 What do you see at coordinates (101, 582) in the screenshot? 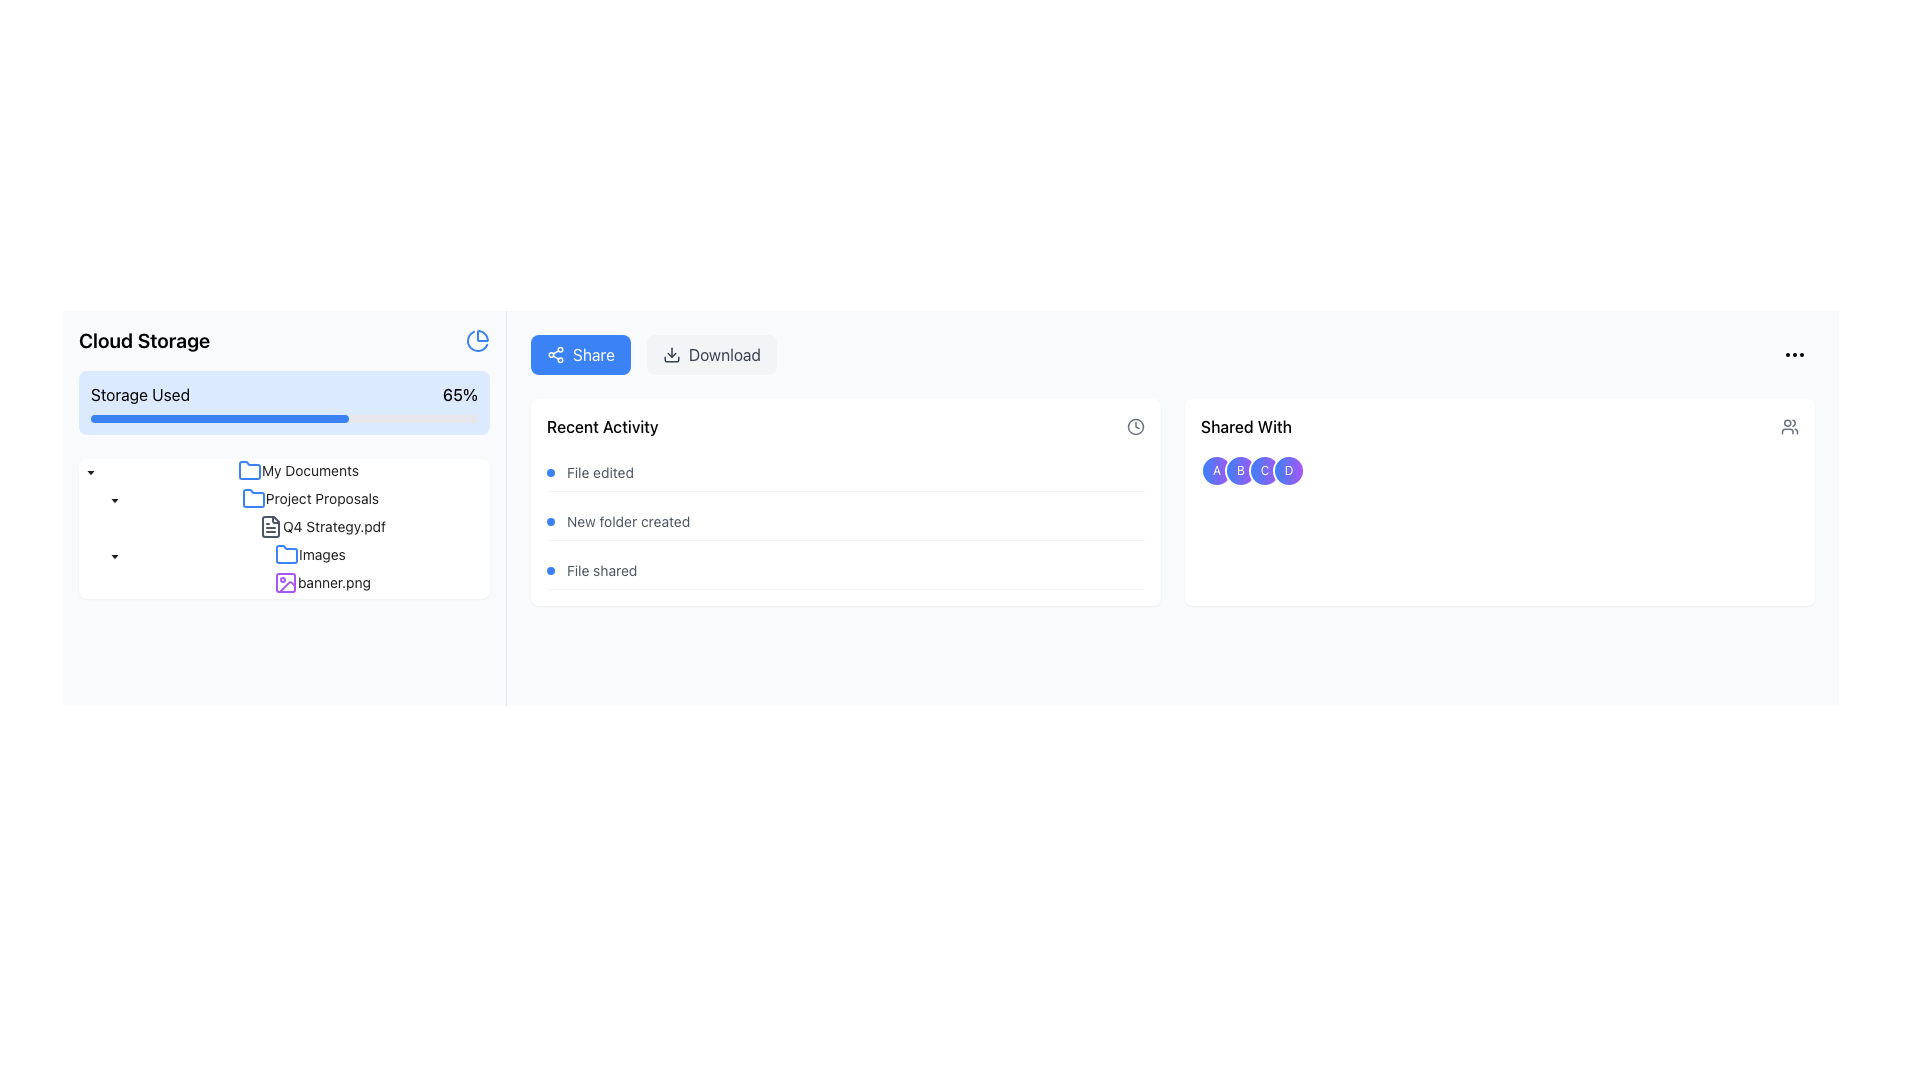
I see `the Indentation guide element, which serves as a structural placeholder in the tree navigation for the 'banner.png' item, located directly to its left` at bounding box center [101, 582].